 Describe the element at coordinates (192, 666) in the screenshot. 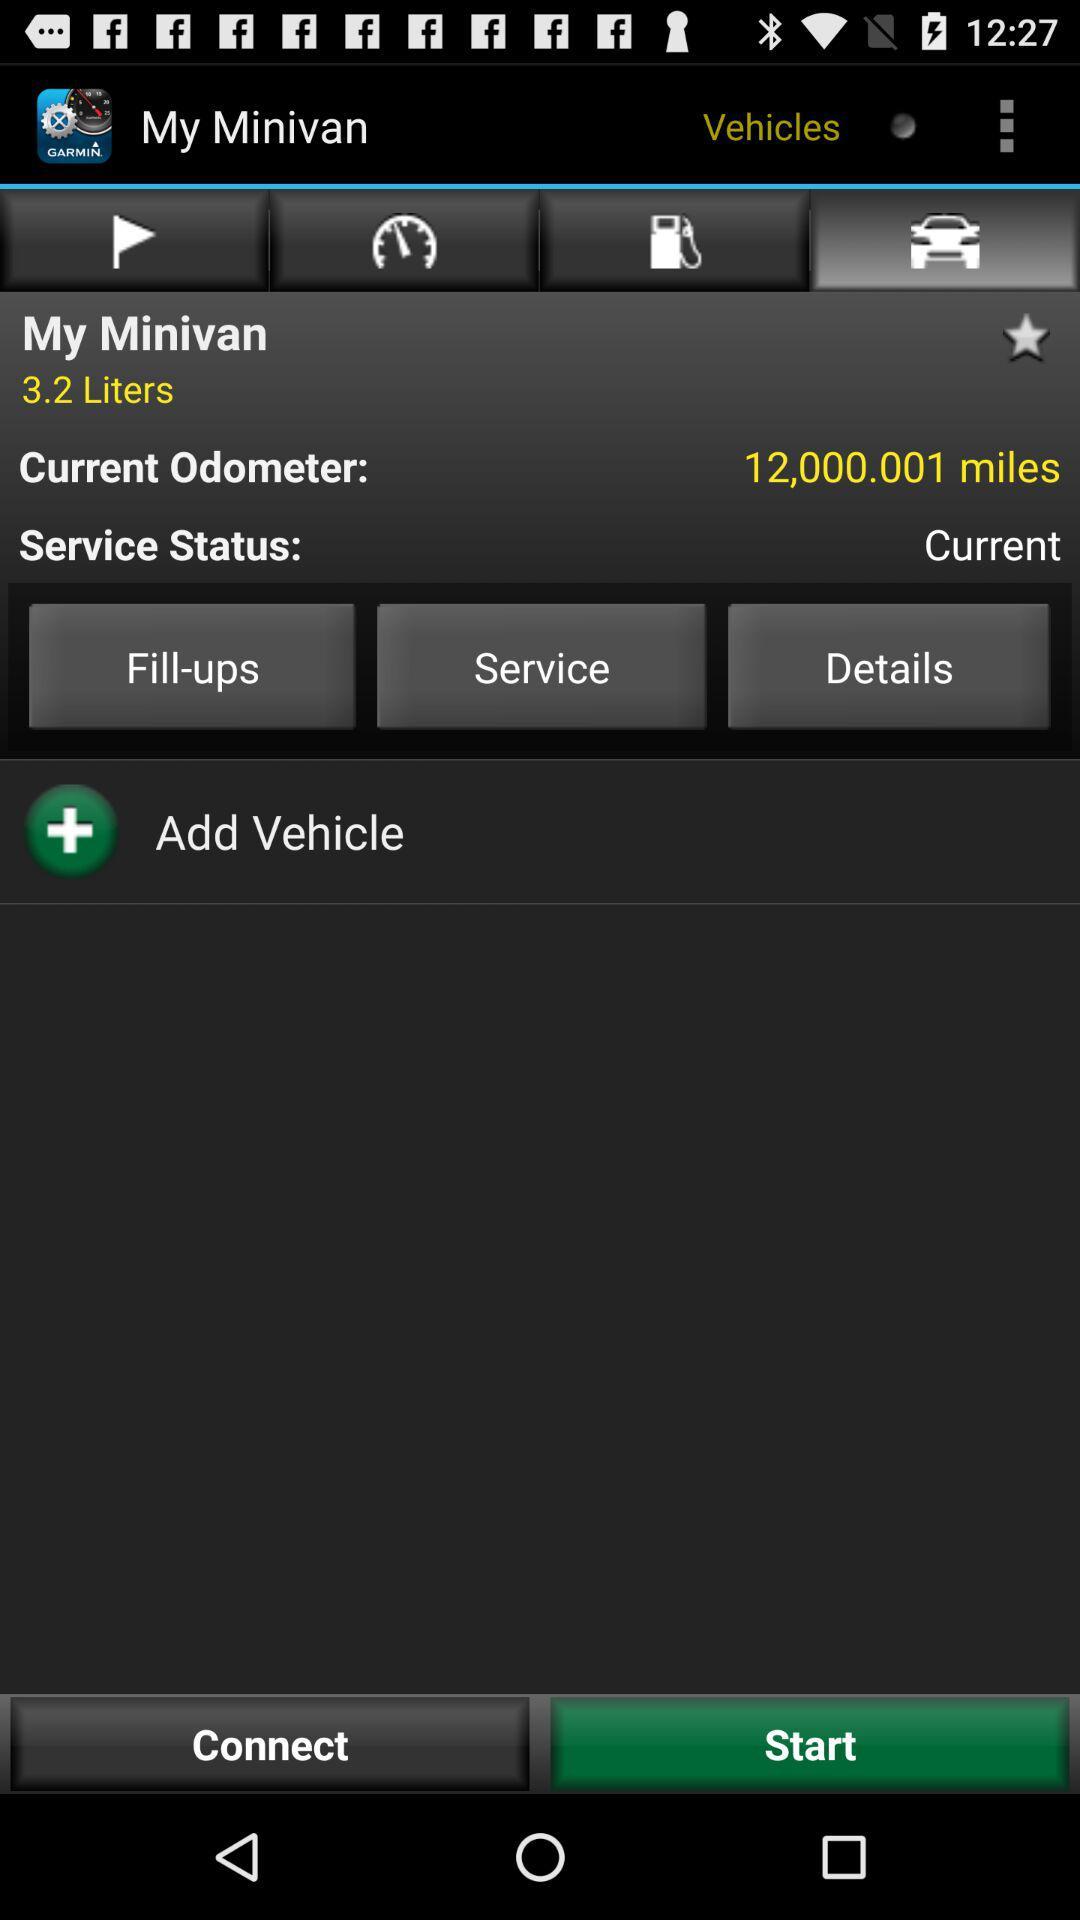

I see `the fill-ups` at that location.